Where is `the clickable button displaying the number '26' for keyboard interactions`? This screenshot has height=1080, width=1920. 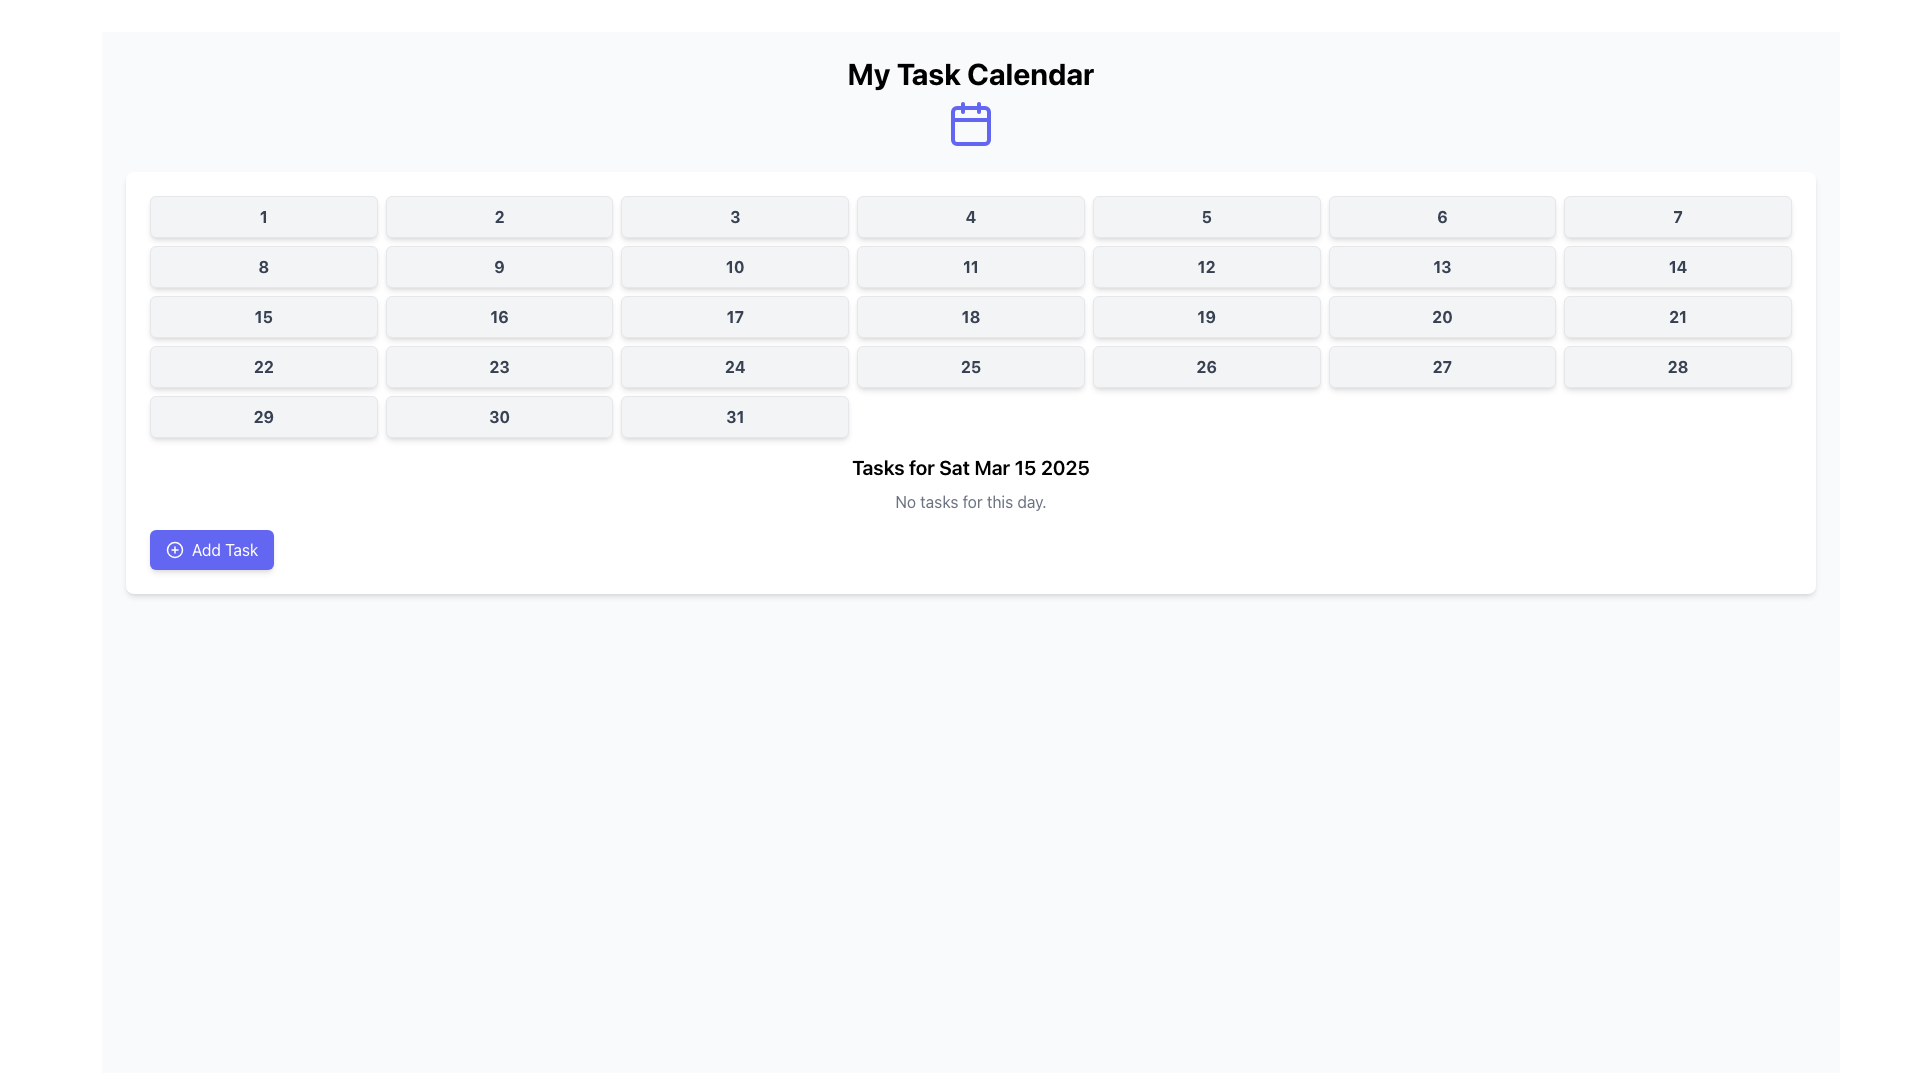
the clickable button displaying the number '26' for keyboard interactions is located at coordinates (1205, 366).